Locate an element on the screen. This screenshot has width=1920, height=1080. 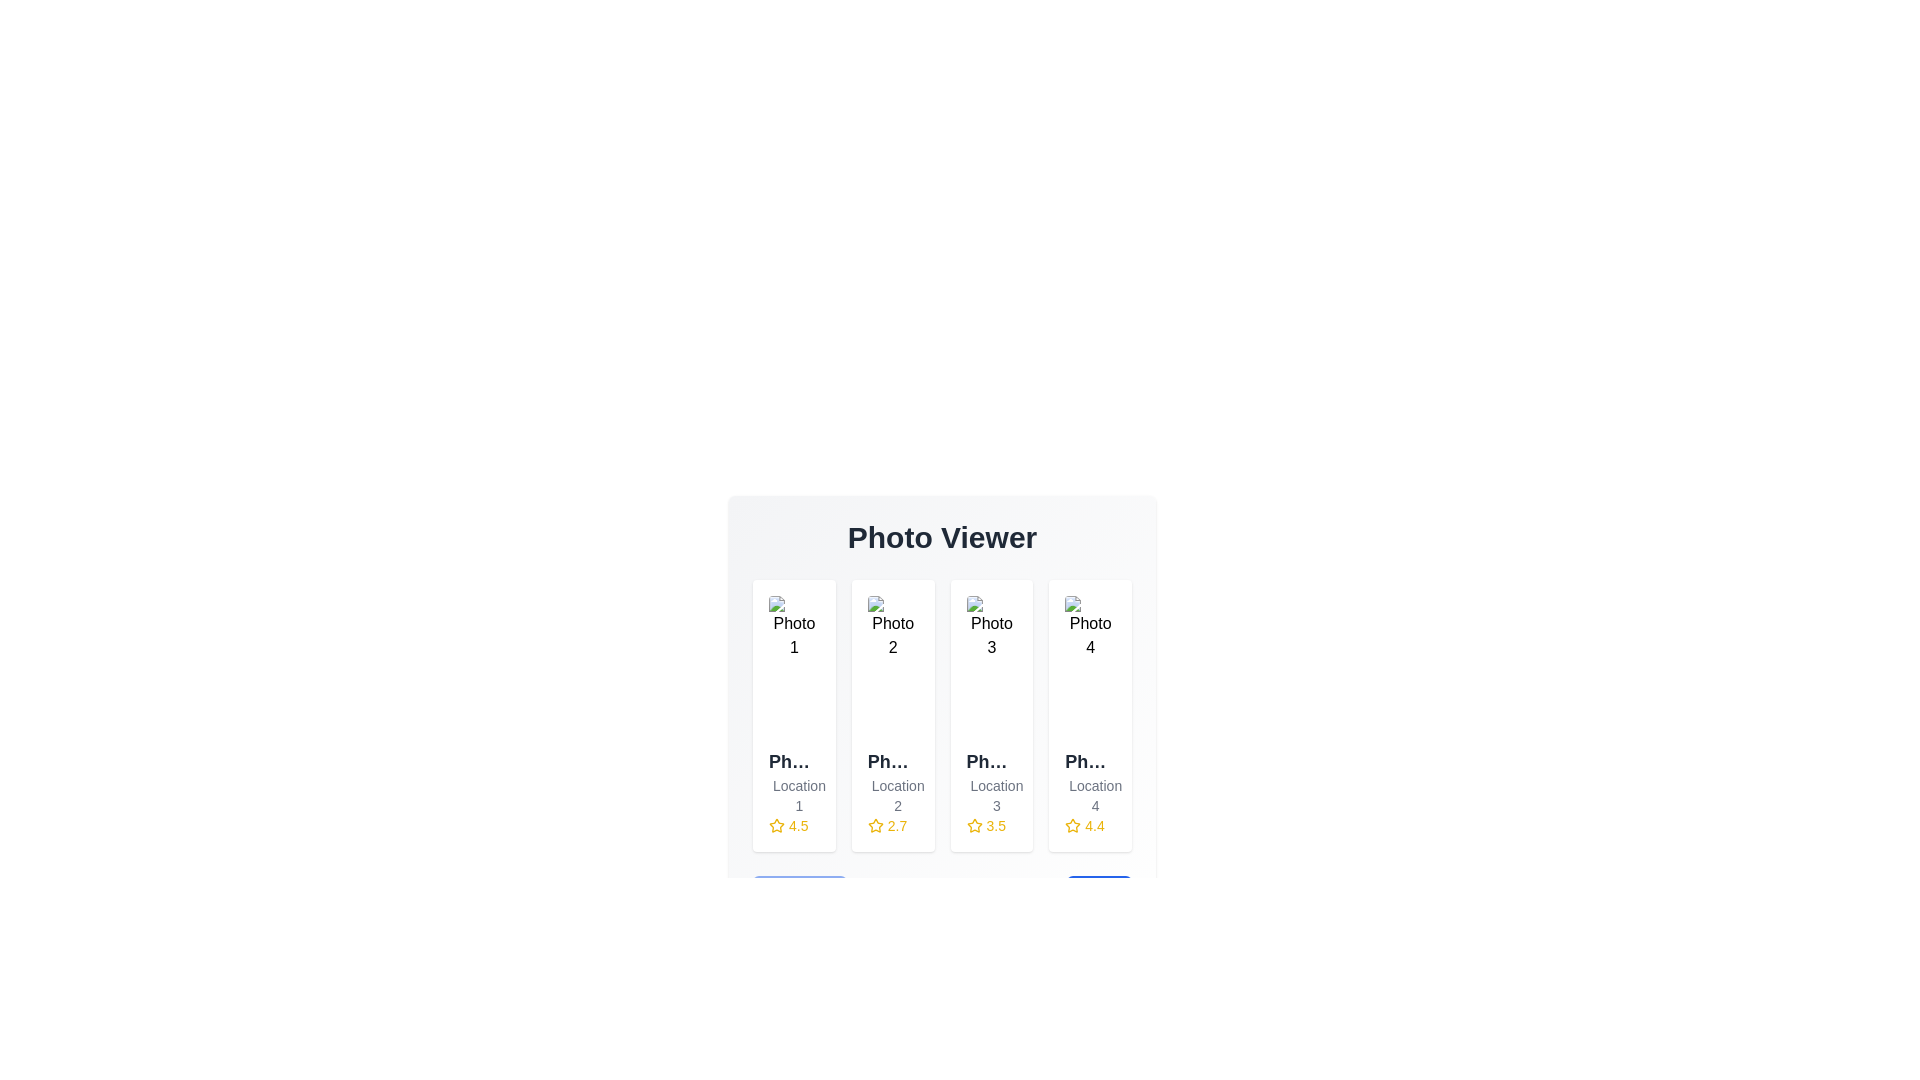
the rectangular image with rounded corners displaying 'Photo 3' is located at coordinates (991, 667).